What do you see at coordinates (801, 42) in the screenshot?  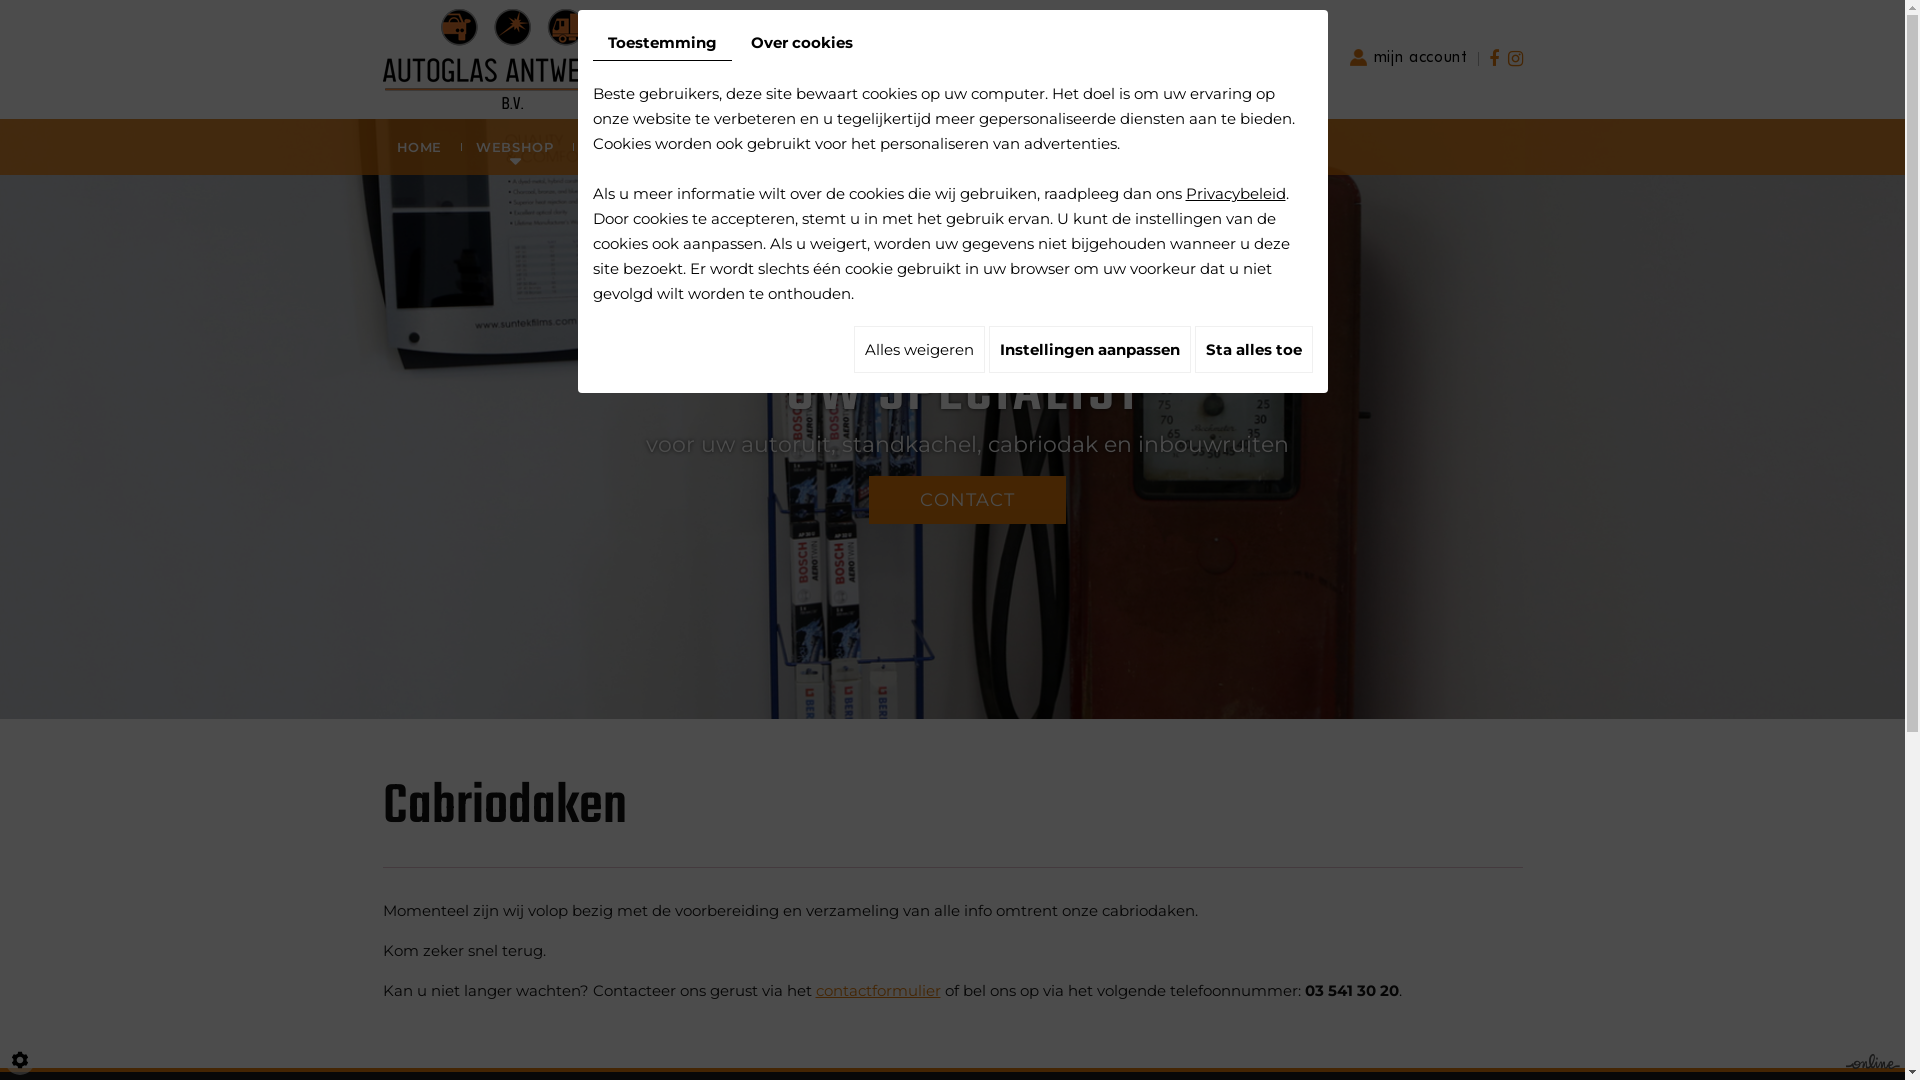 I see `'Over cookies'` at bounding box center [801, 42].